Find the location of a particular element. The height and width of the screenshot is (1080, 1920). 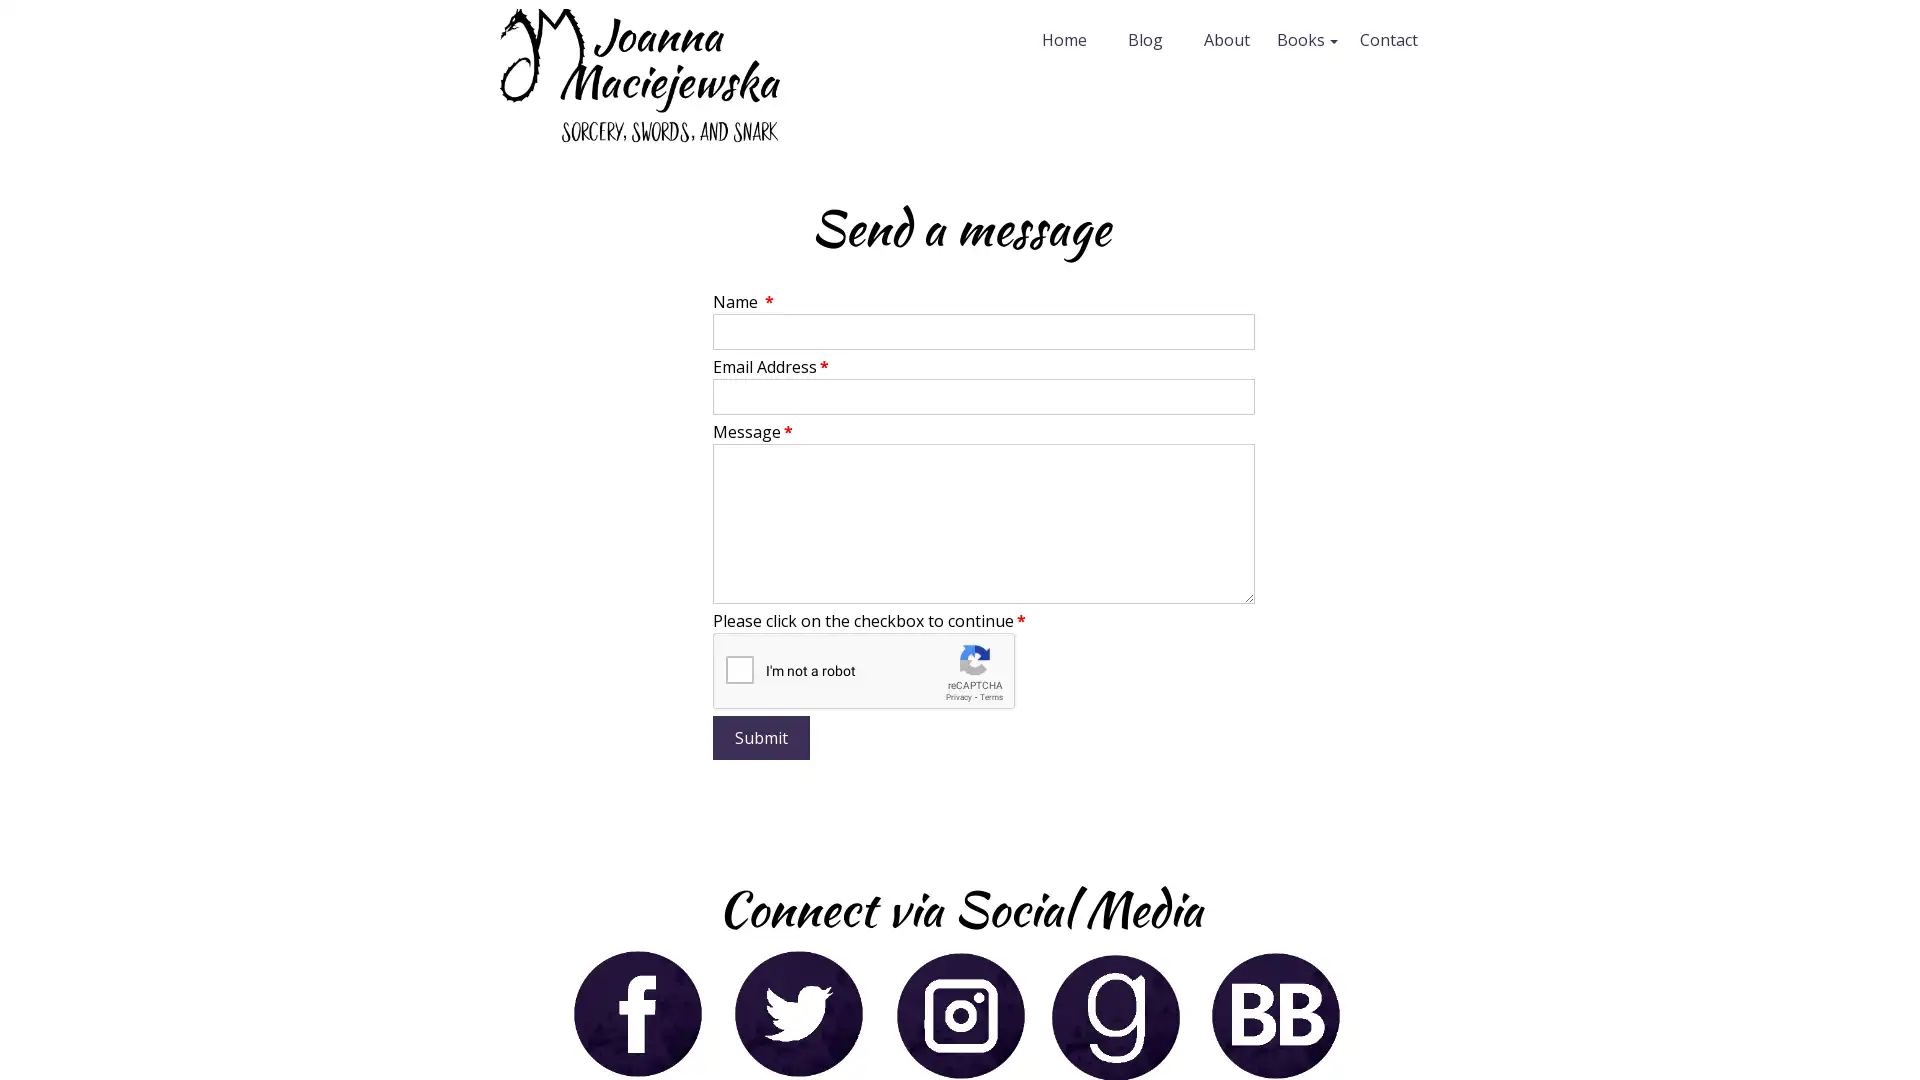

Submit is located at coordinates (760, 737).